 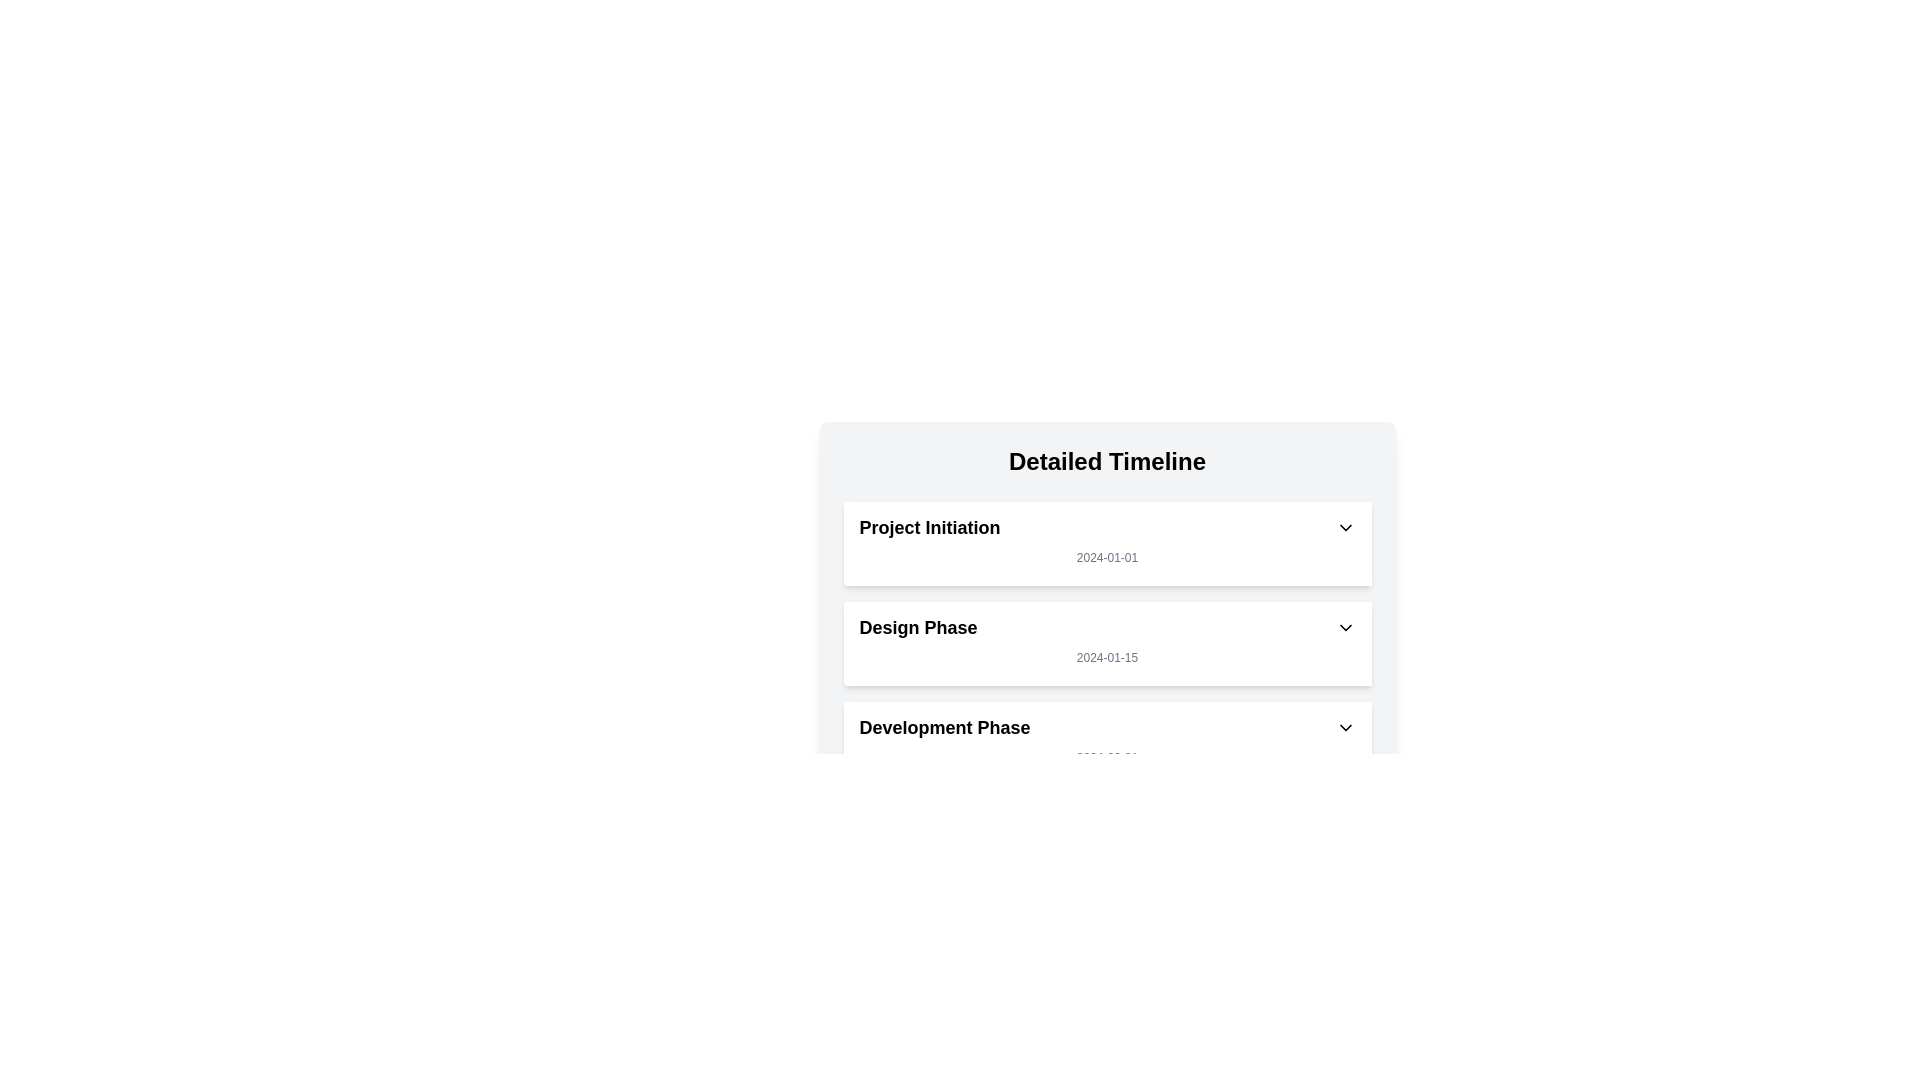 I want to click on the 'Development Phase' text label located in the lower portion of the 'Detailed Timeline' section, positioned directly below the 'Design Phase' section, so click(x=944, y=728).